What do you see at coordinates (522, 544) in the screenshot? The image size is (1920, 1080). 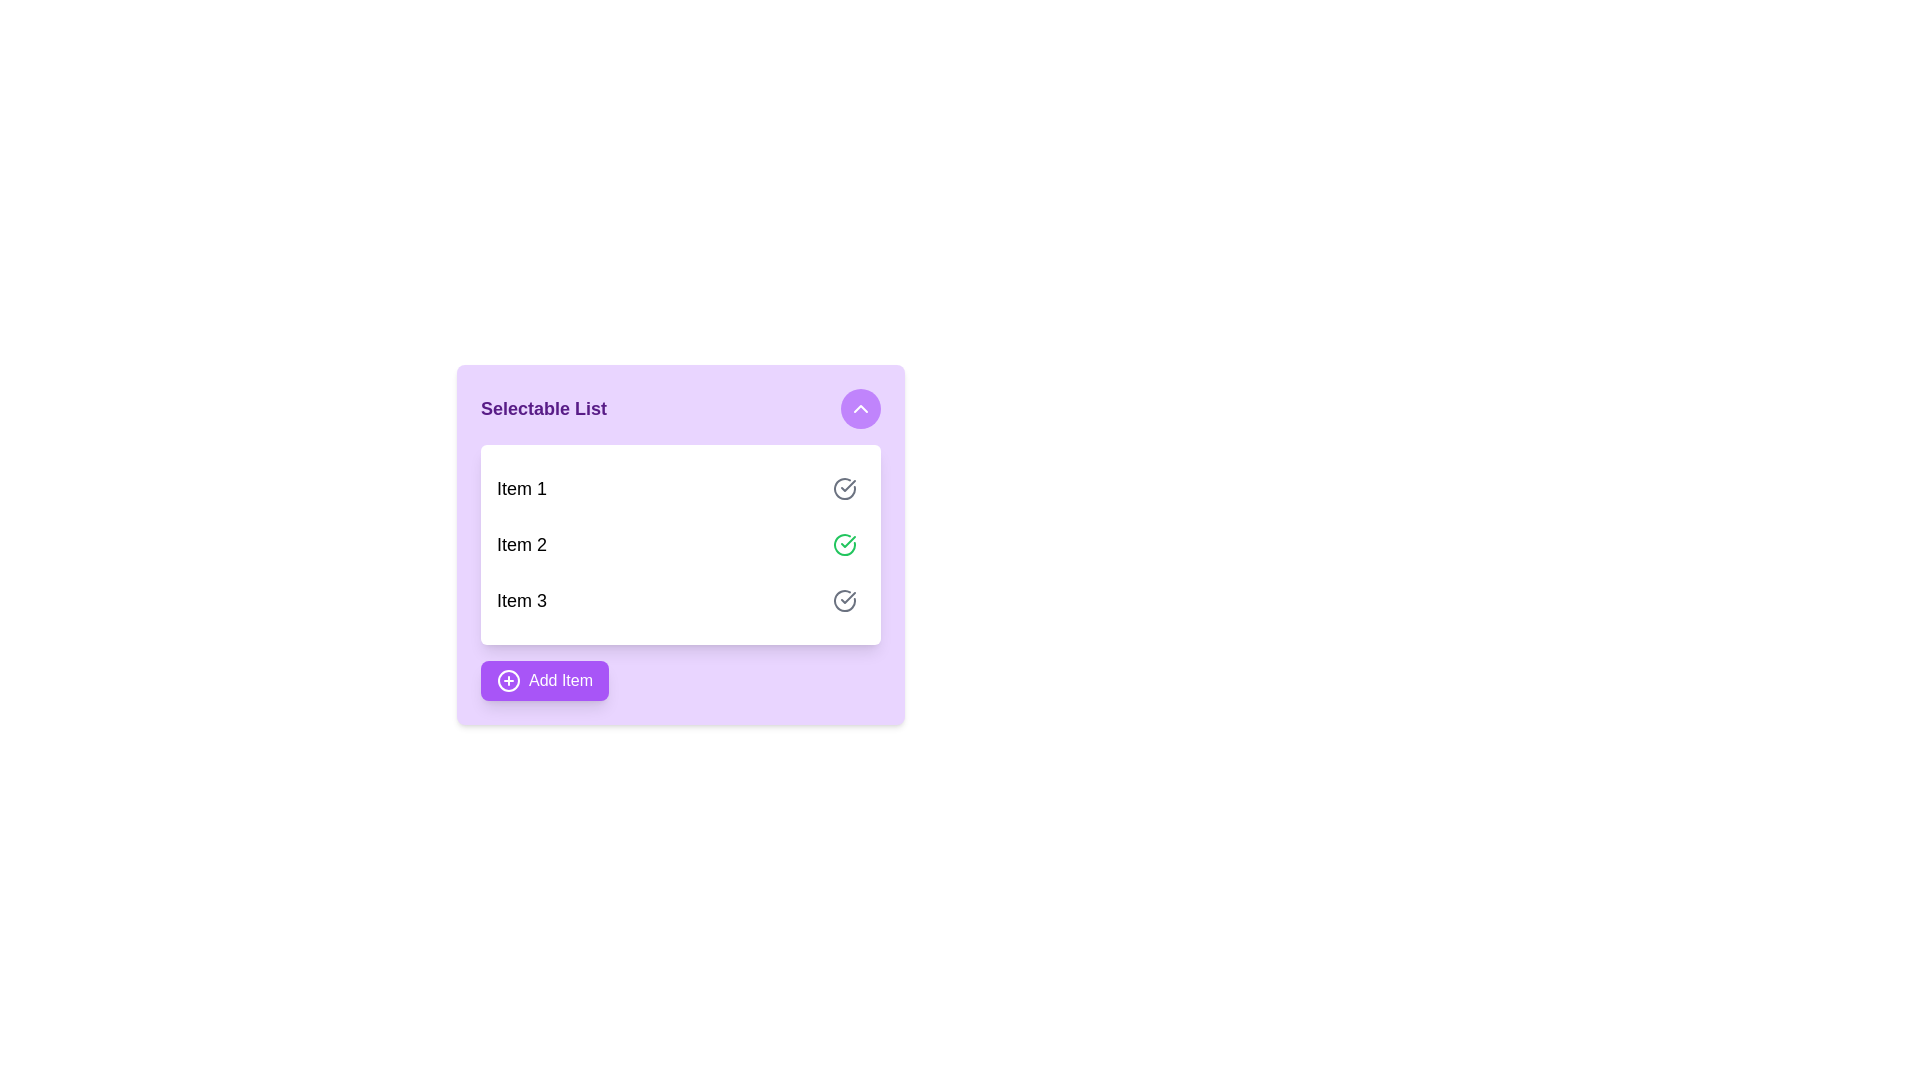 I see `the Text Label displaying 'Item 2'` at bounding box center [522, 544].